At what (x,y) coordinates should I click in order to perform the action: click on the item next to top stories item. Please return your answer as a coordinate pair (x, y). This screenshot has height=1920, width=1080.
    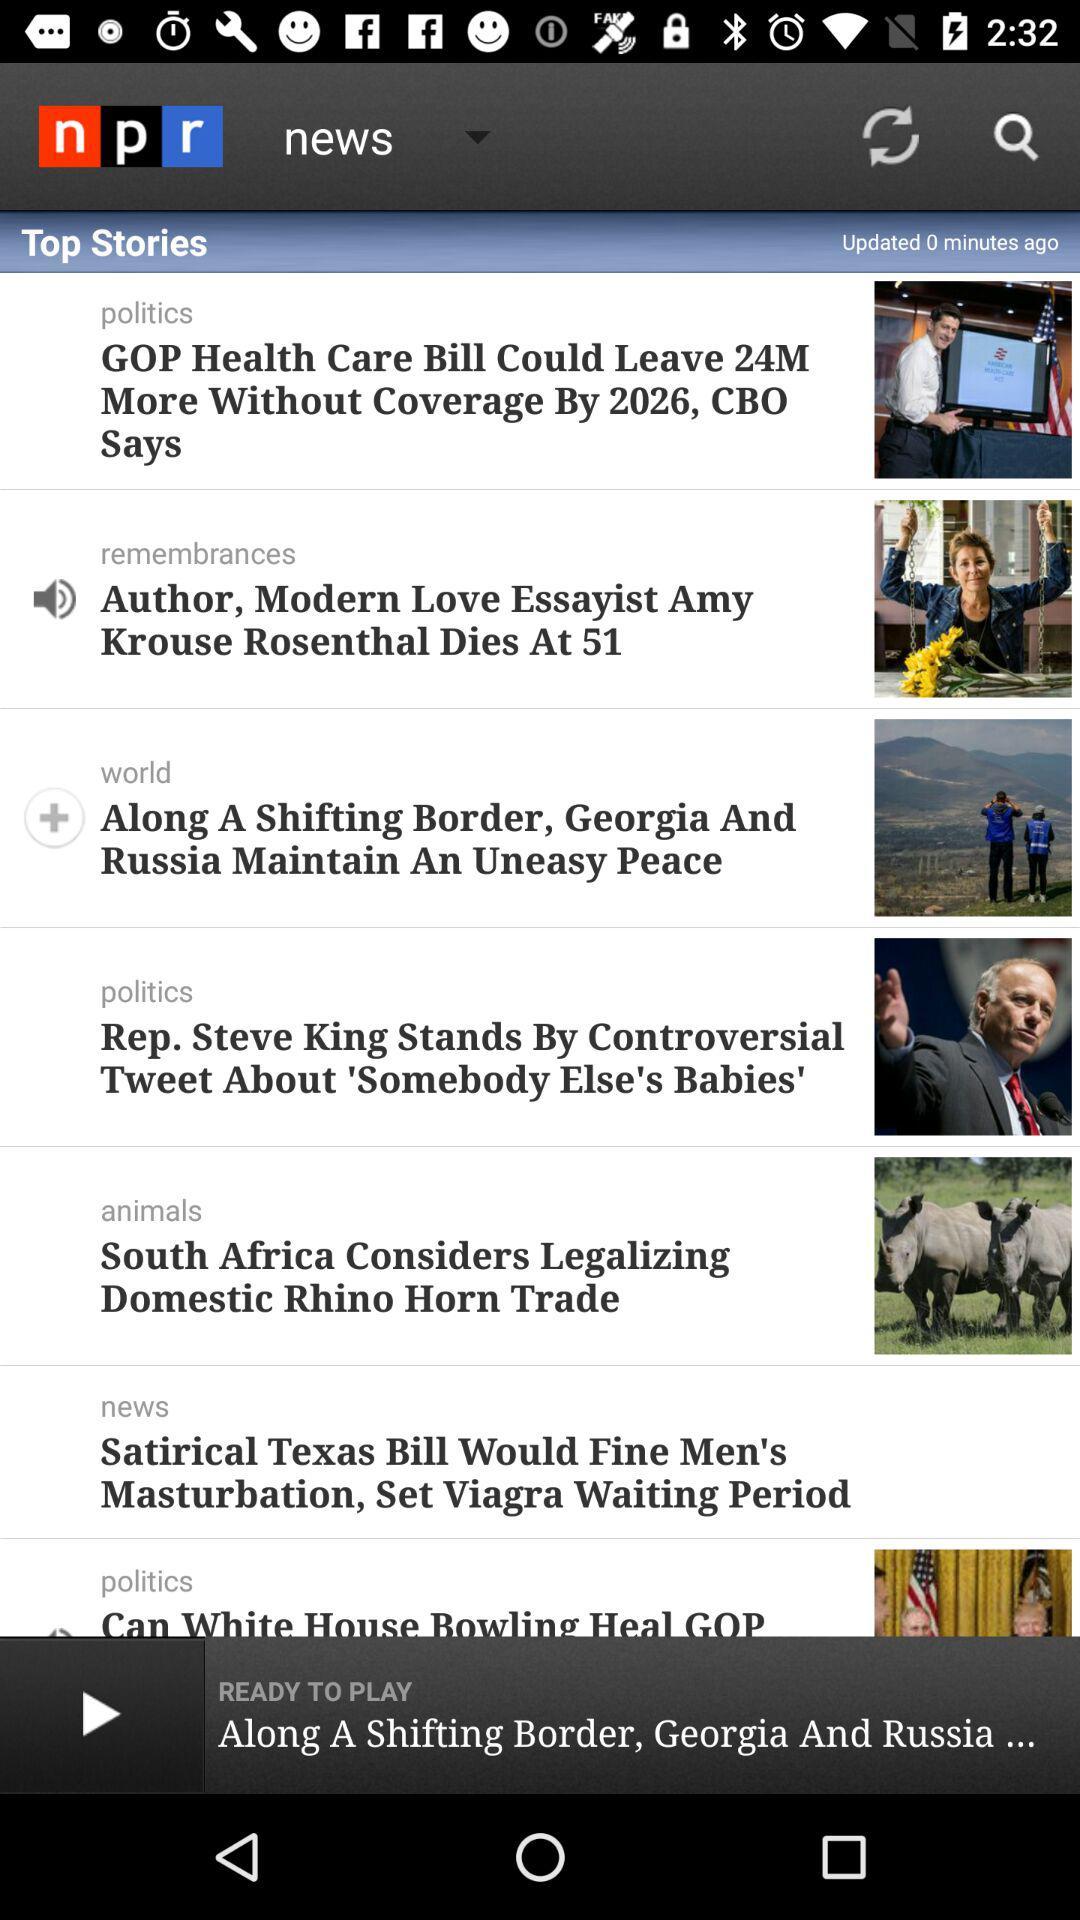
    Looking at the image, I should click on (890, 135).